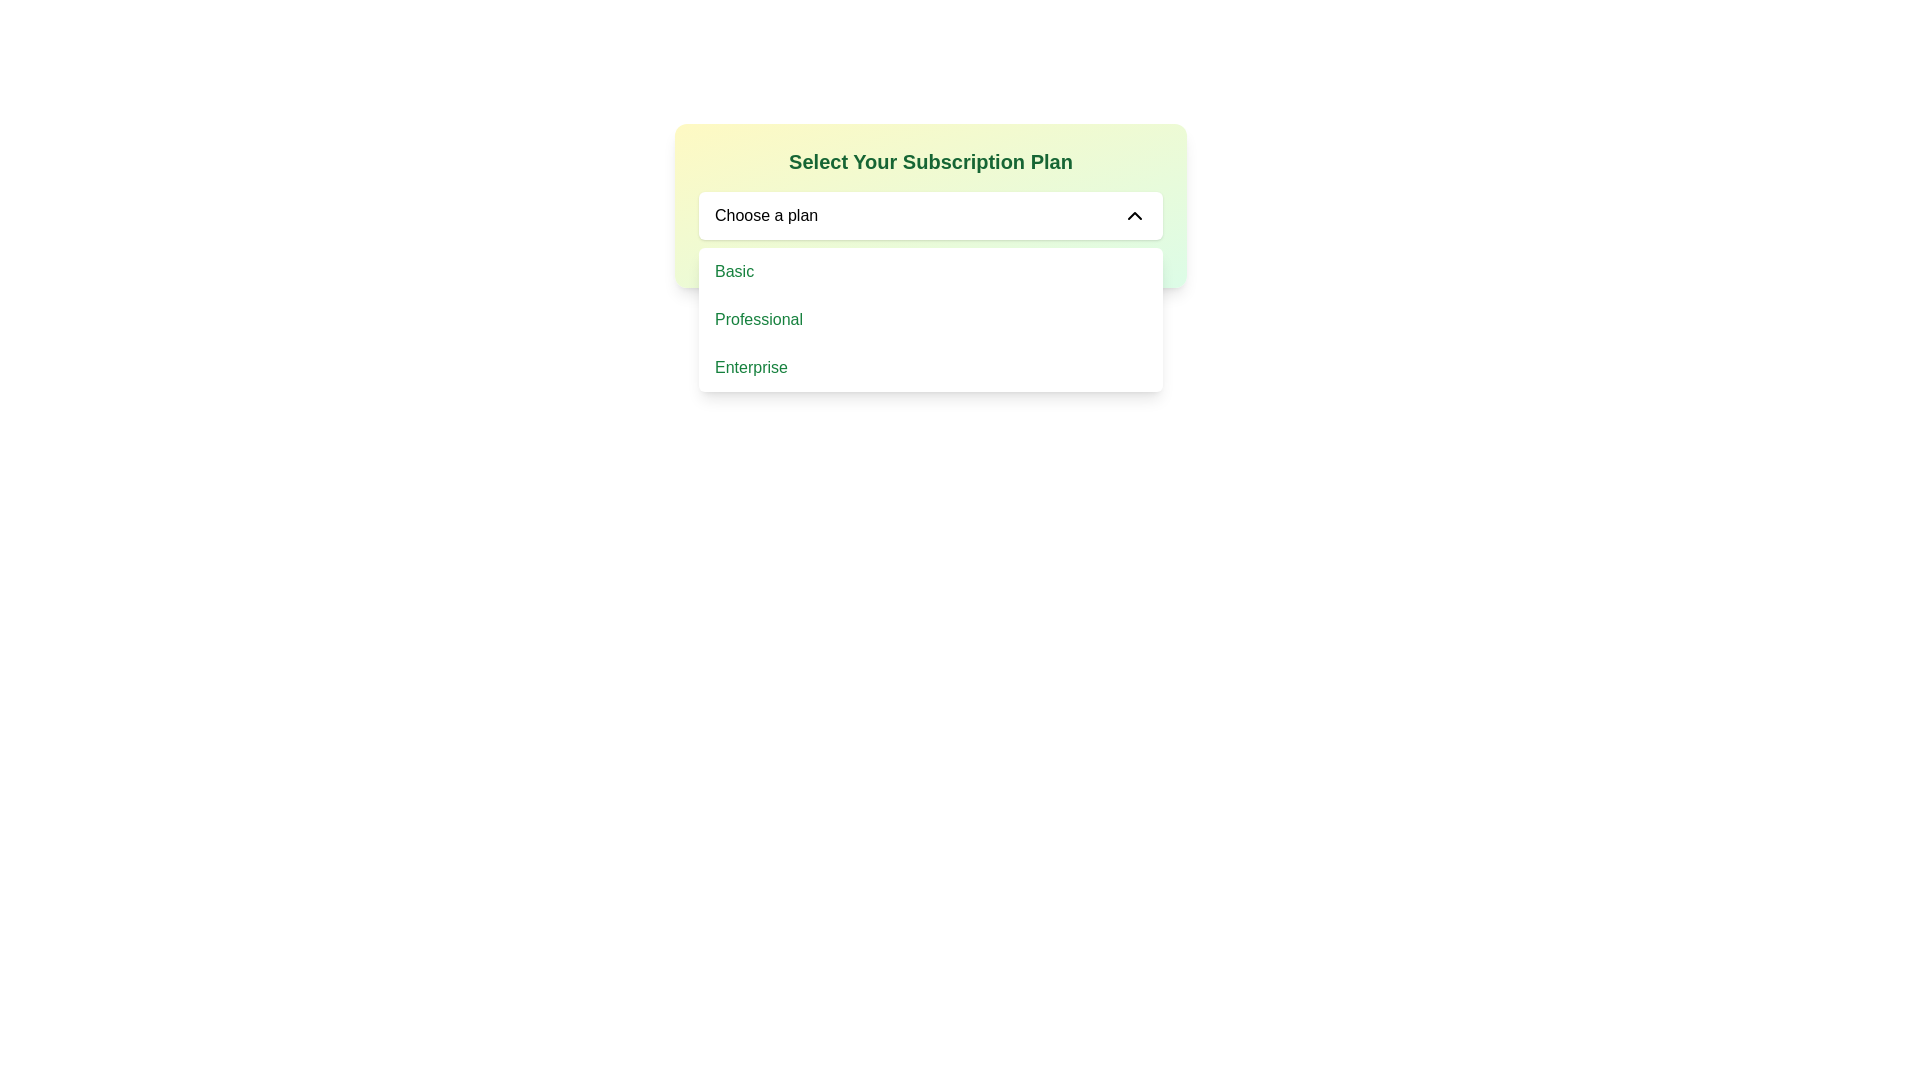 This screenshot has width=1920, height=1080. I want to click on the downward-pointing chevron icon with a black outline indicating a toggle state, located inside the 'Choose a plan' area, so click(1134, 216).